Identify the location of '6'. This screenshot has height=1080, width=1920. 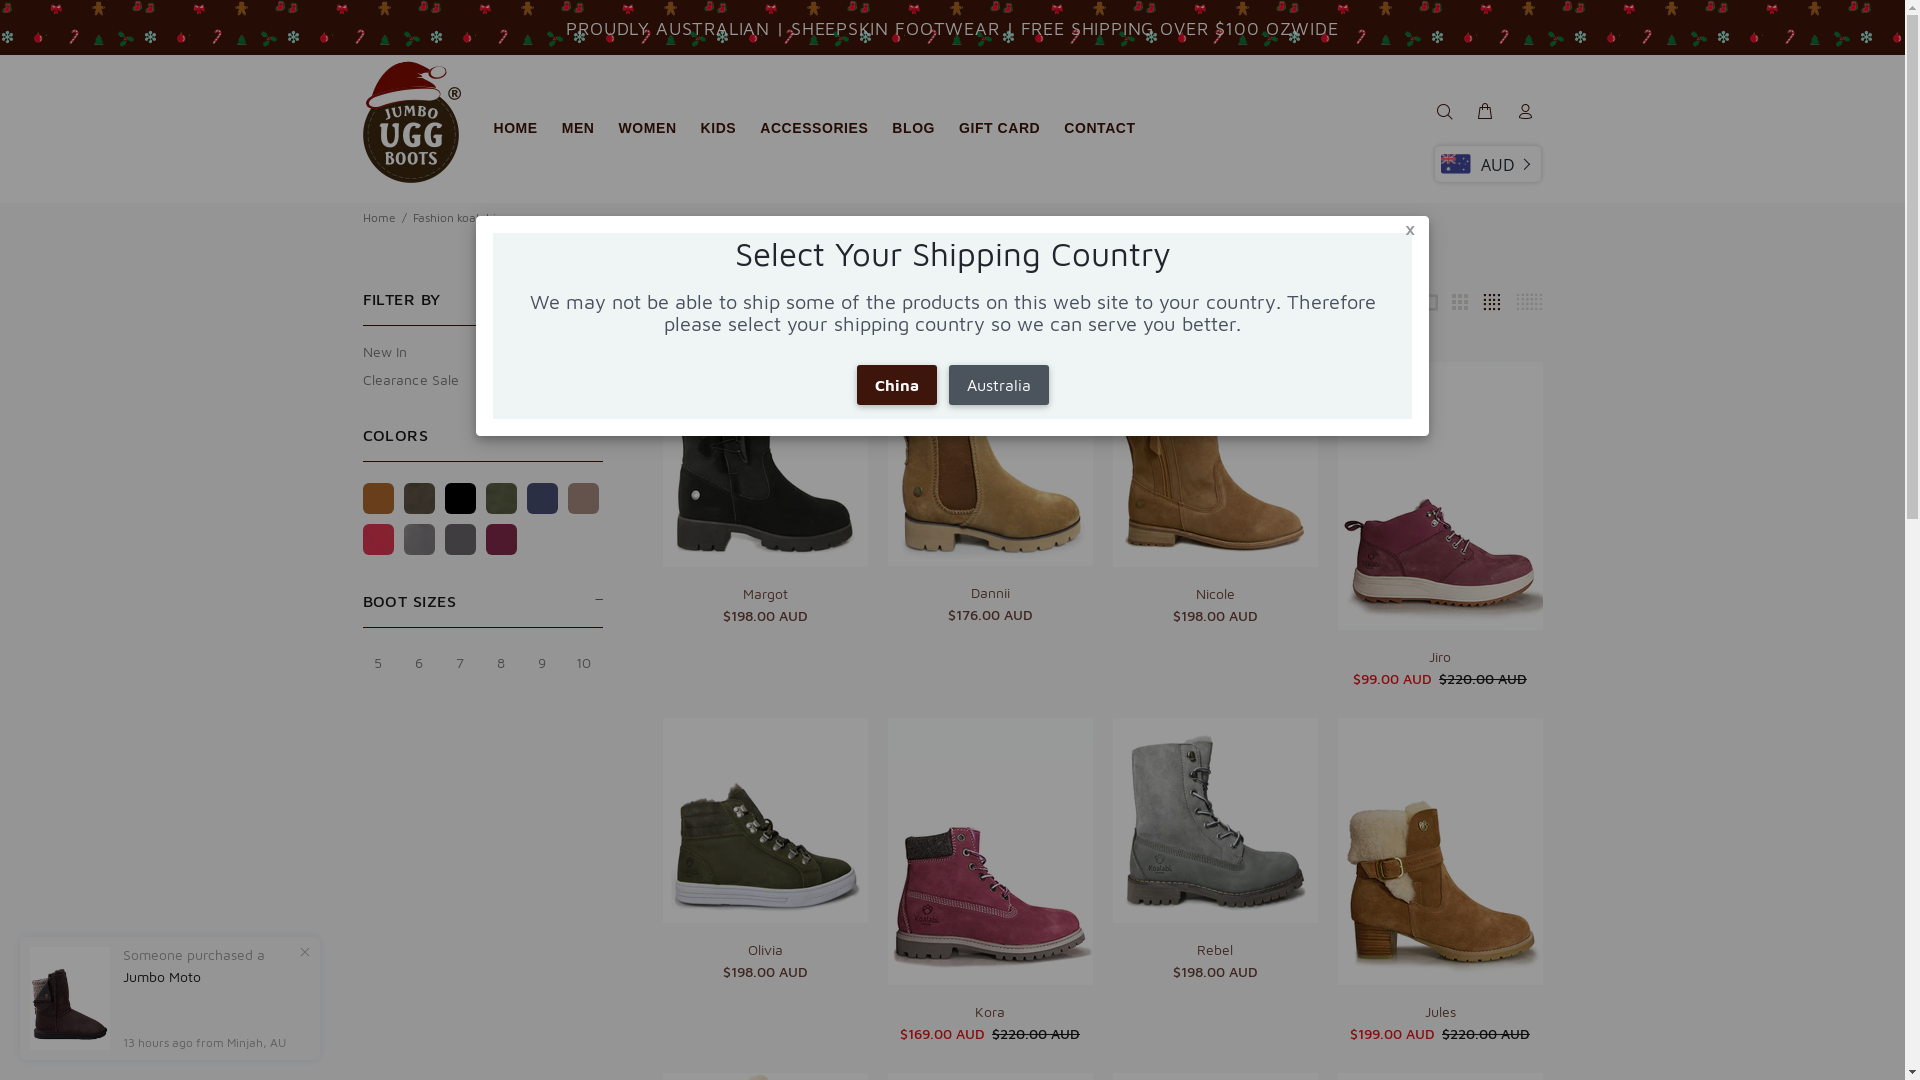
(418, 663).